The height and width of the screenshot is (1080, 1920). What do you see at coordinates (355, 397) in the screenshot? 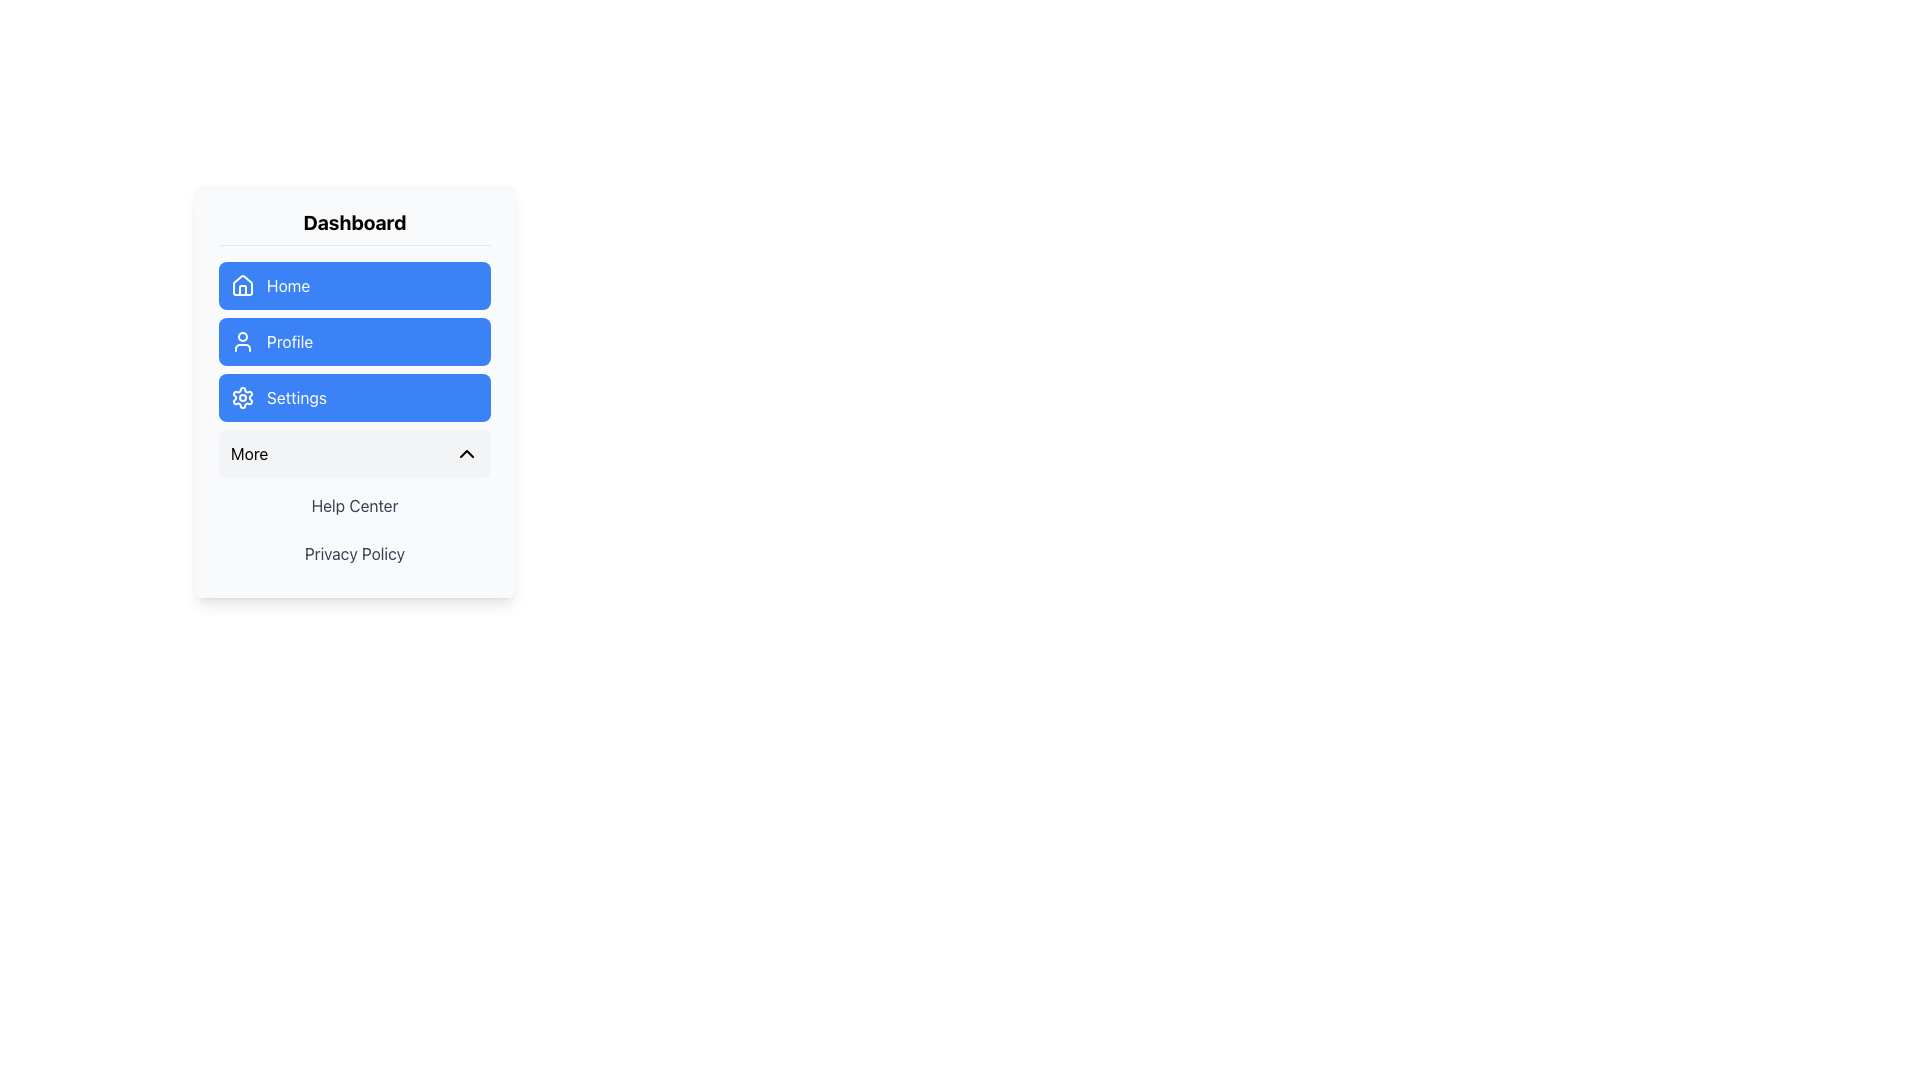
I see `the 'Settings' button located as the third entry in a vertical list of buttons in the sidebar` at bounding box center [355, 397].